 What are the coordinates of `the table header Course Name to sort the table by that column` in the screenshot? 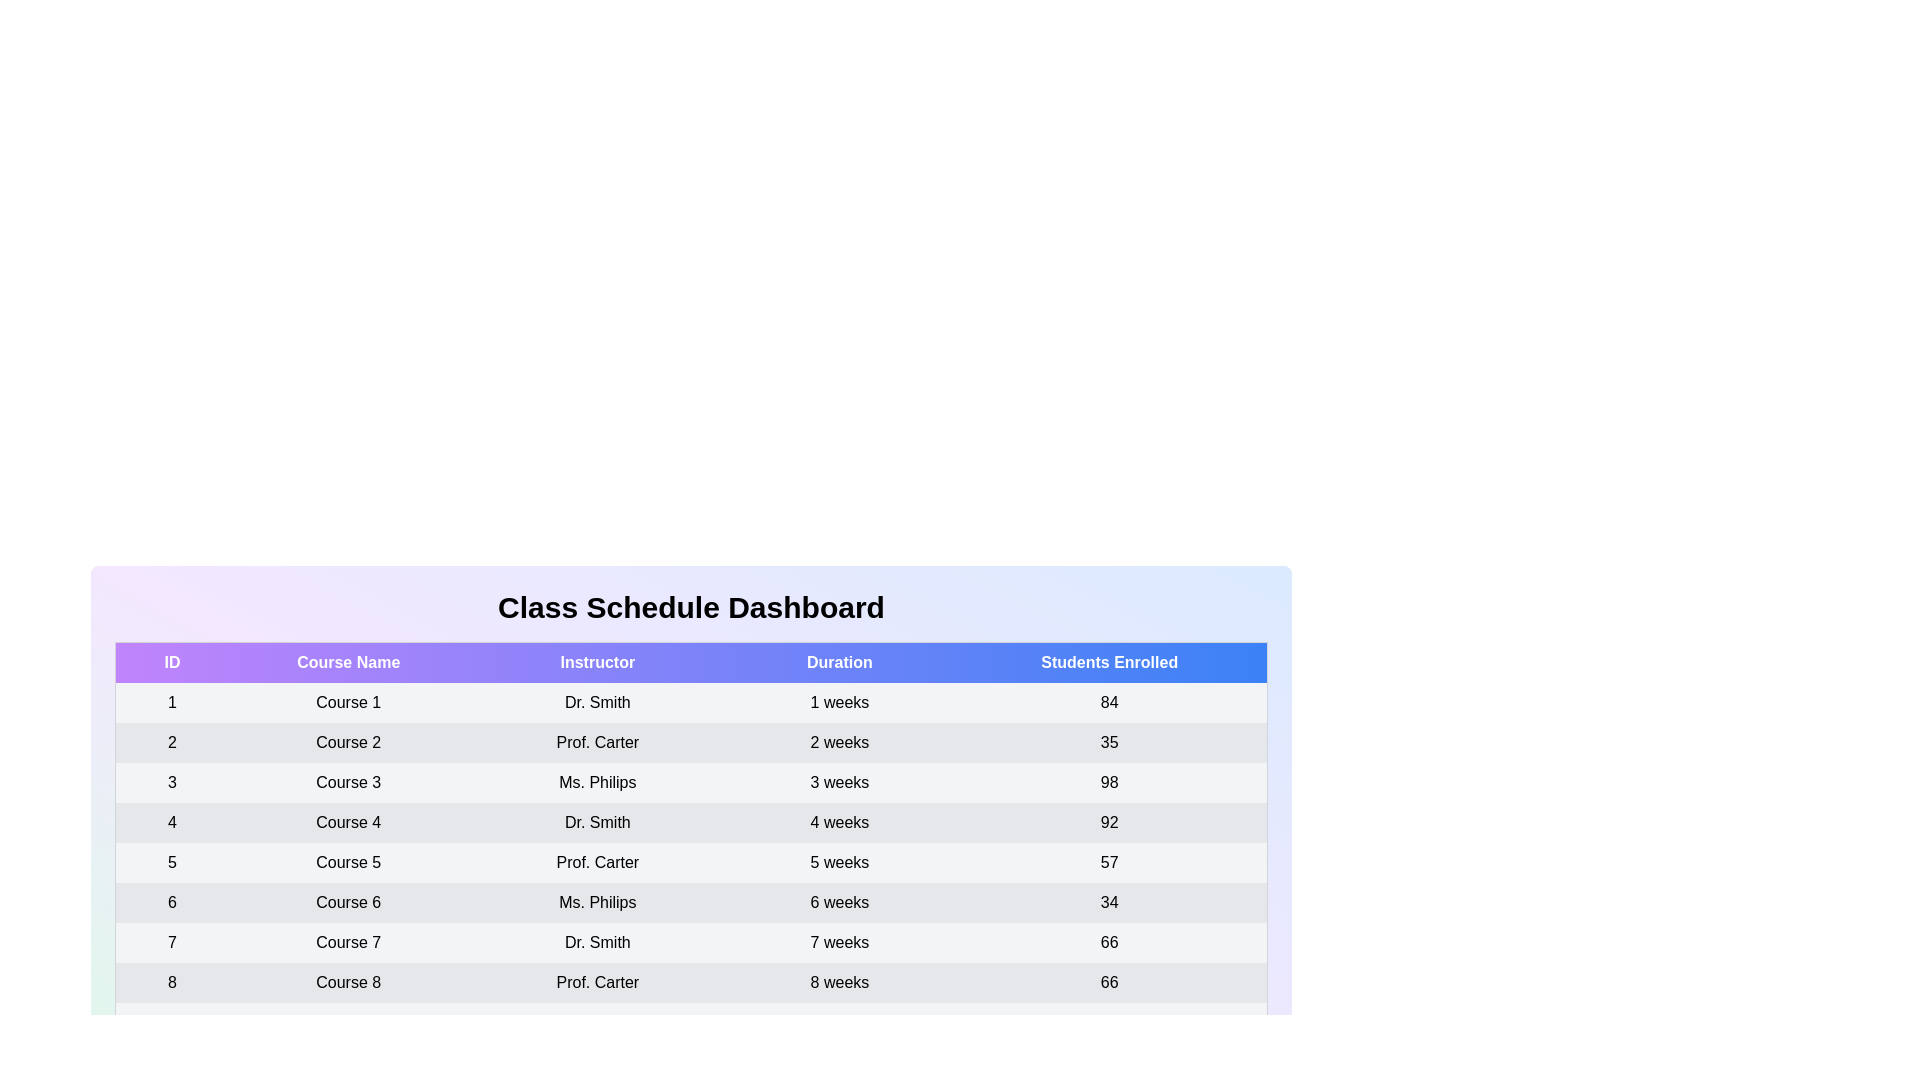 It's located at (348, 662).